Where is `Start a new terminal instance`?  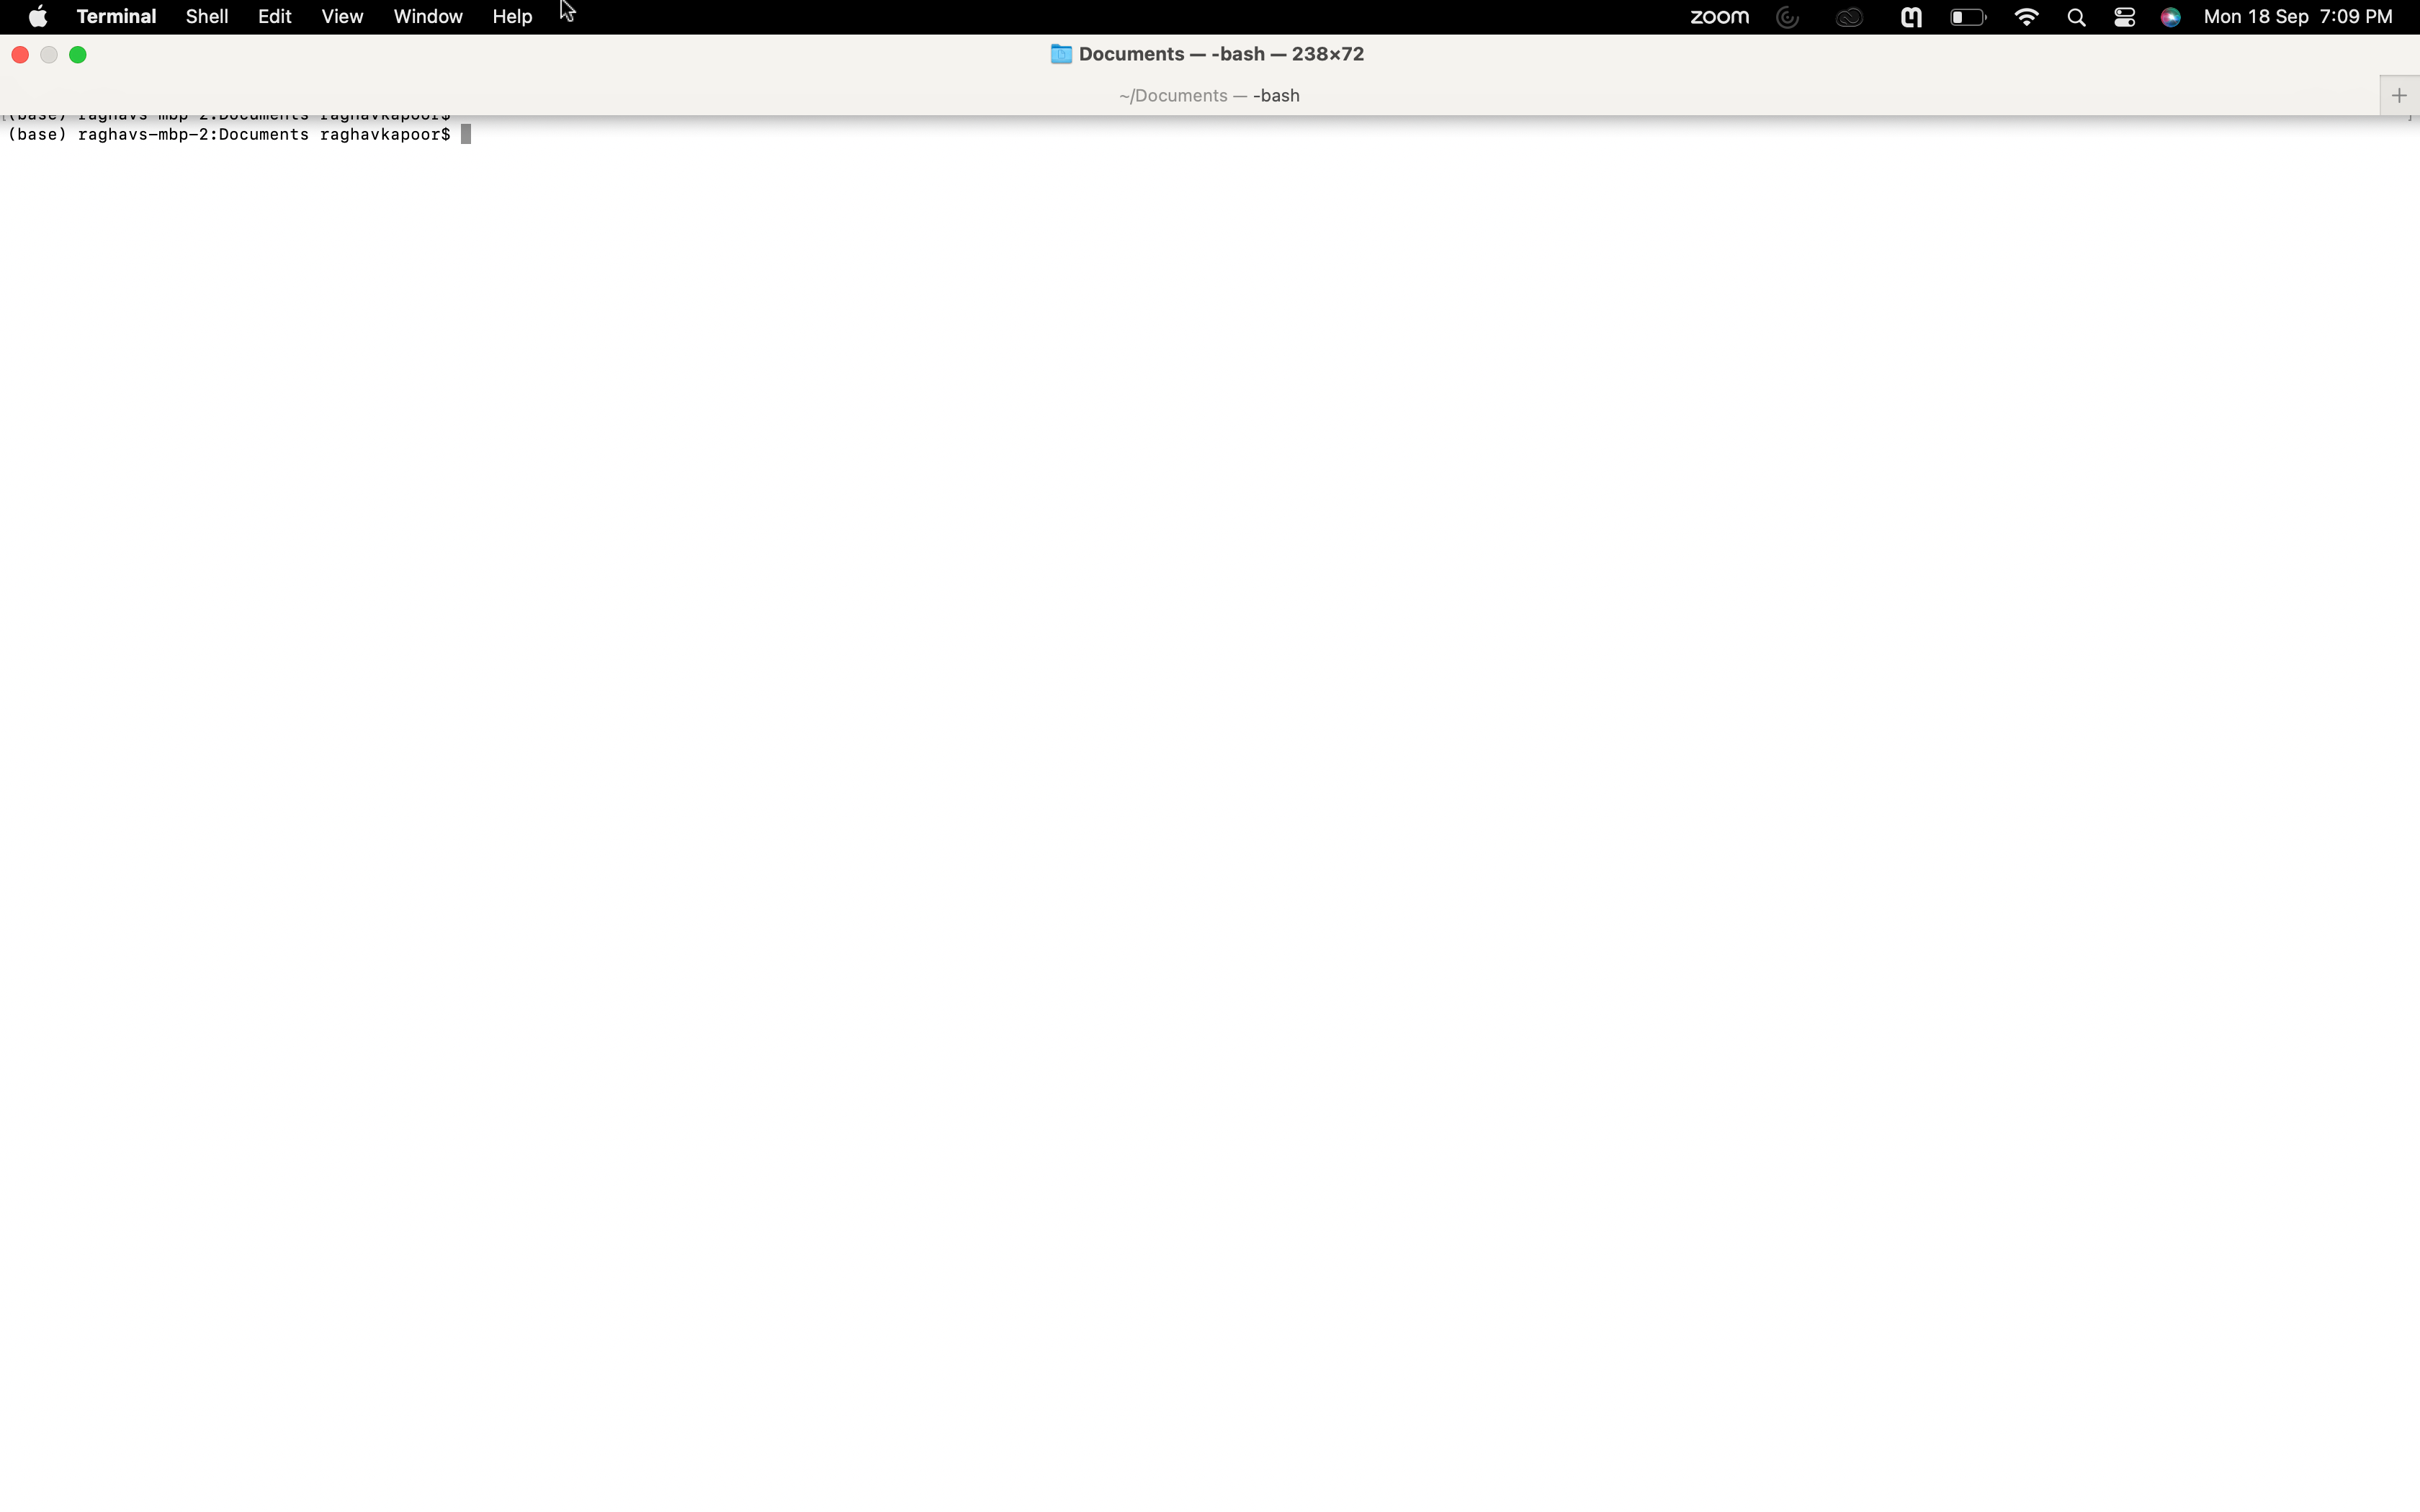 Start a new terminal instance is located at coordinates (118, 17).